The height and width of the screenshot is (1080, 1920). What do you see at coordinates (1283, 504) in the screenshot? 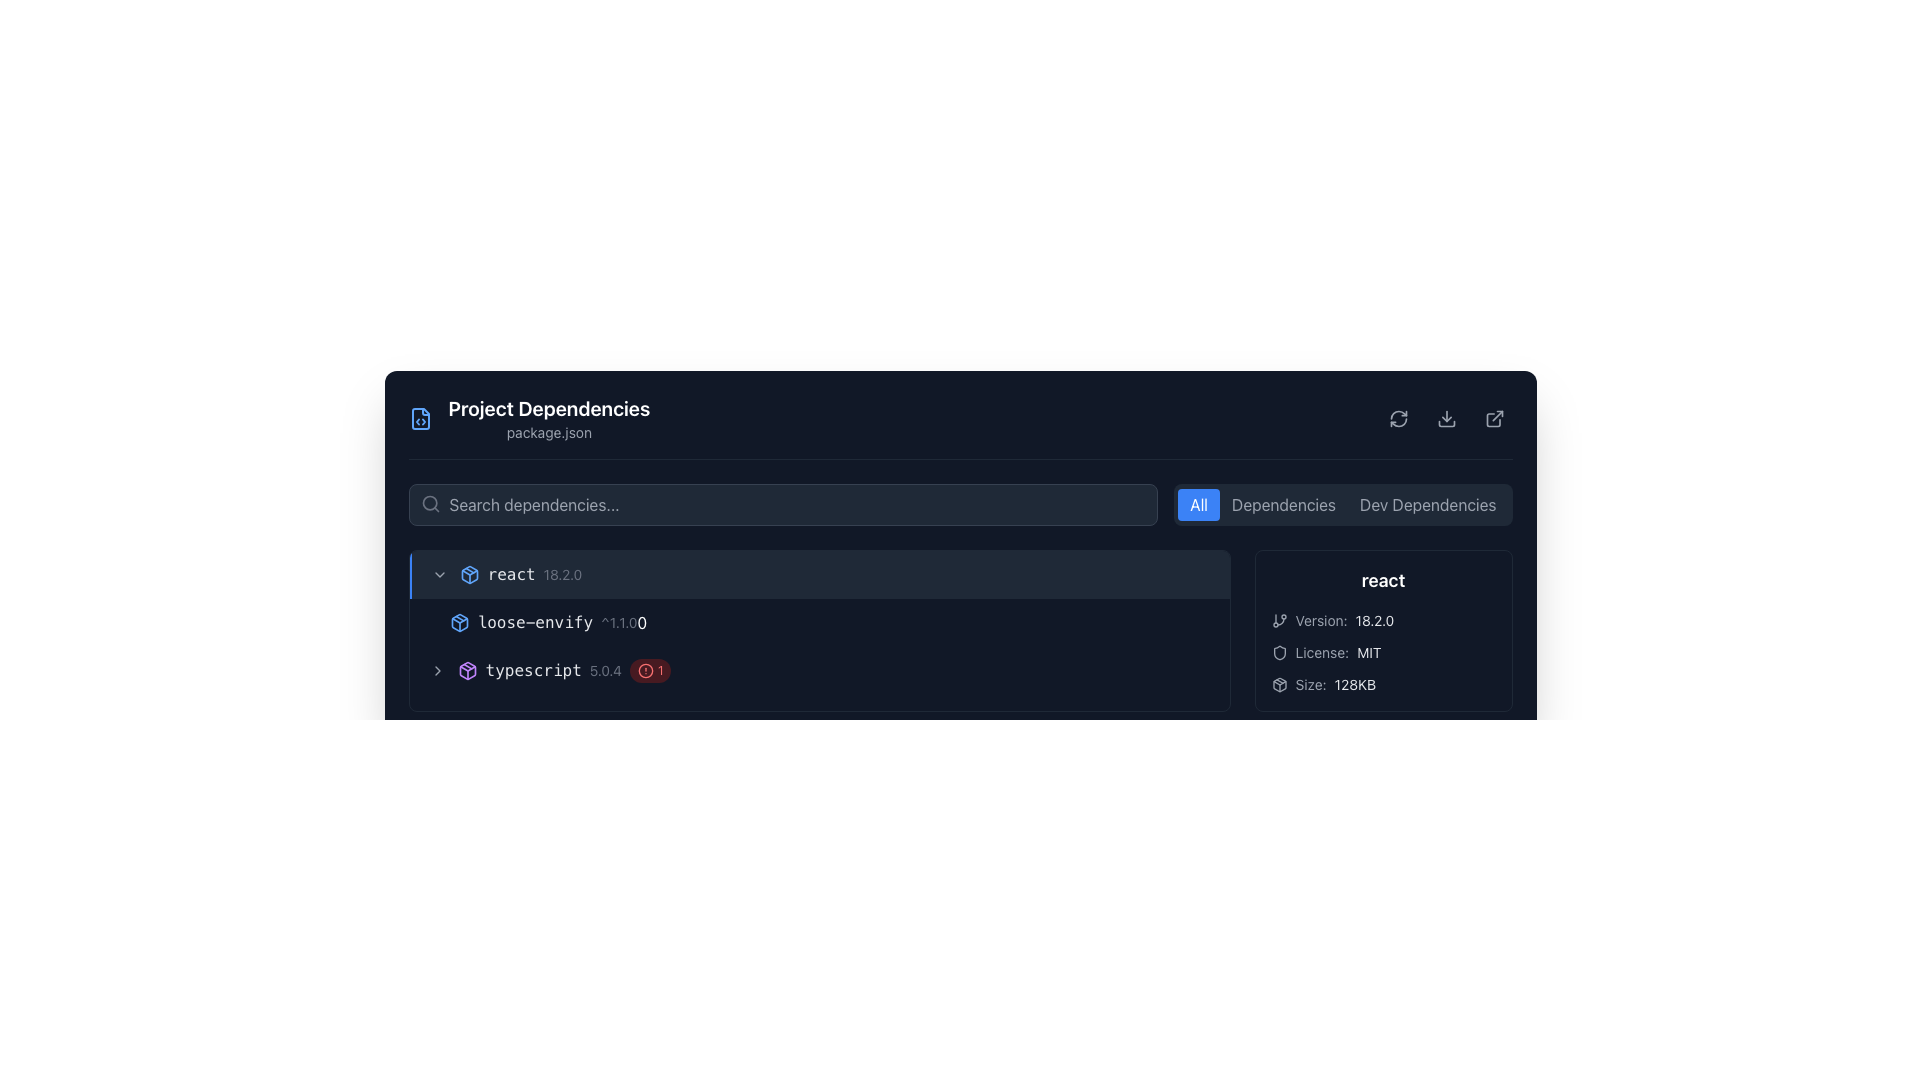
I see `the 'Dependencies' filter button located in the middle of a row of three buttons, allowing users to view specific categories of items` at bounding box center [1283, 504].